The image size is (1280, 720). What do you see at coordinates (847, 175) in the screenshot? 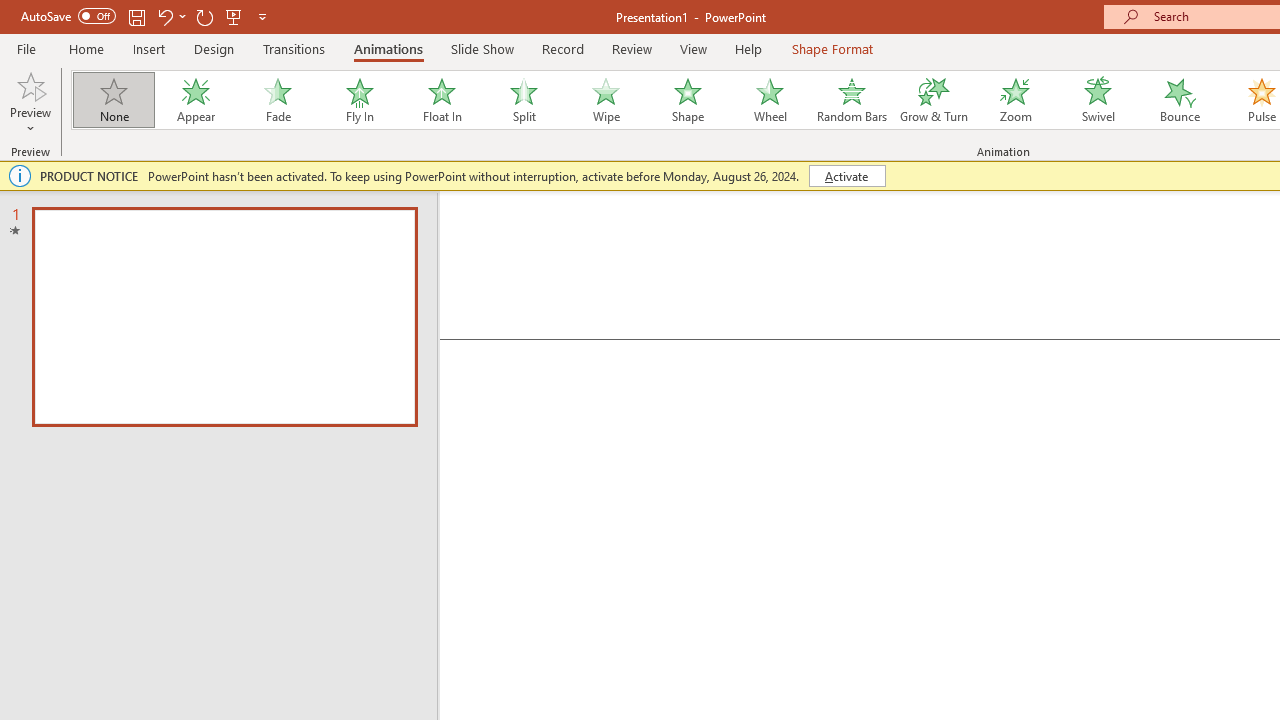
I see `'Activate'` at bounding box center [847, 175].